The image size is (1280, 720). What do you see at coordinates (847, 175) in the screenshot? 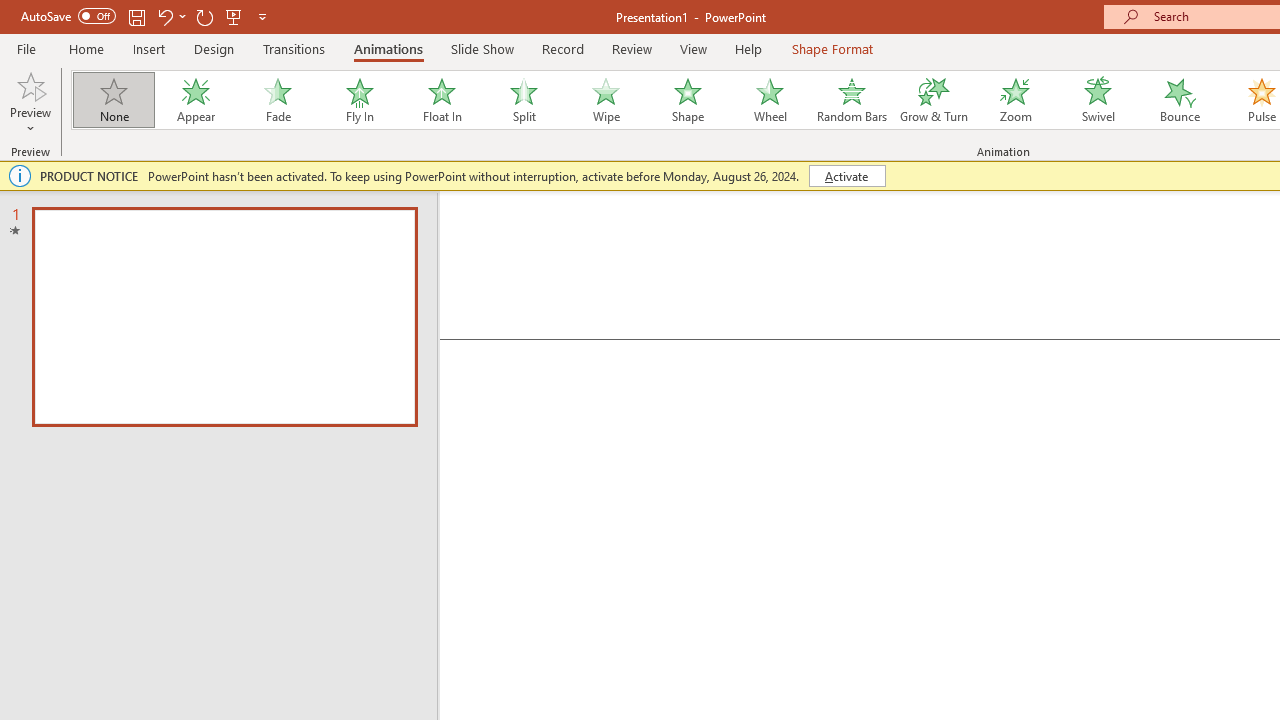
I see `'Activate'` at bounding box center [847, 175].